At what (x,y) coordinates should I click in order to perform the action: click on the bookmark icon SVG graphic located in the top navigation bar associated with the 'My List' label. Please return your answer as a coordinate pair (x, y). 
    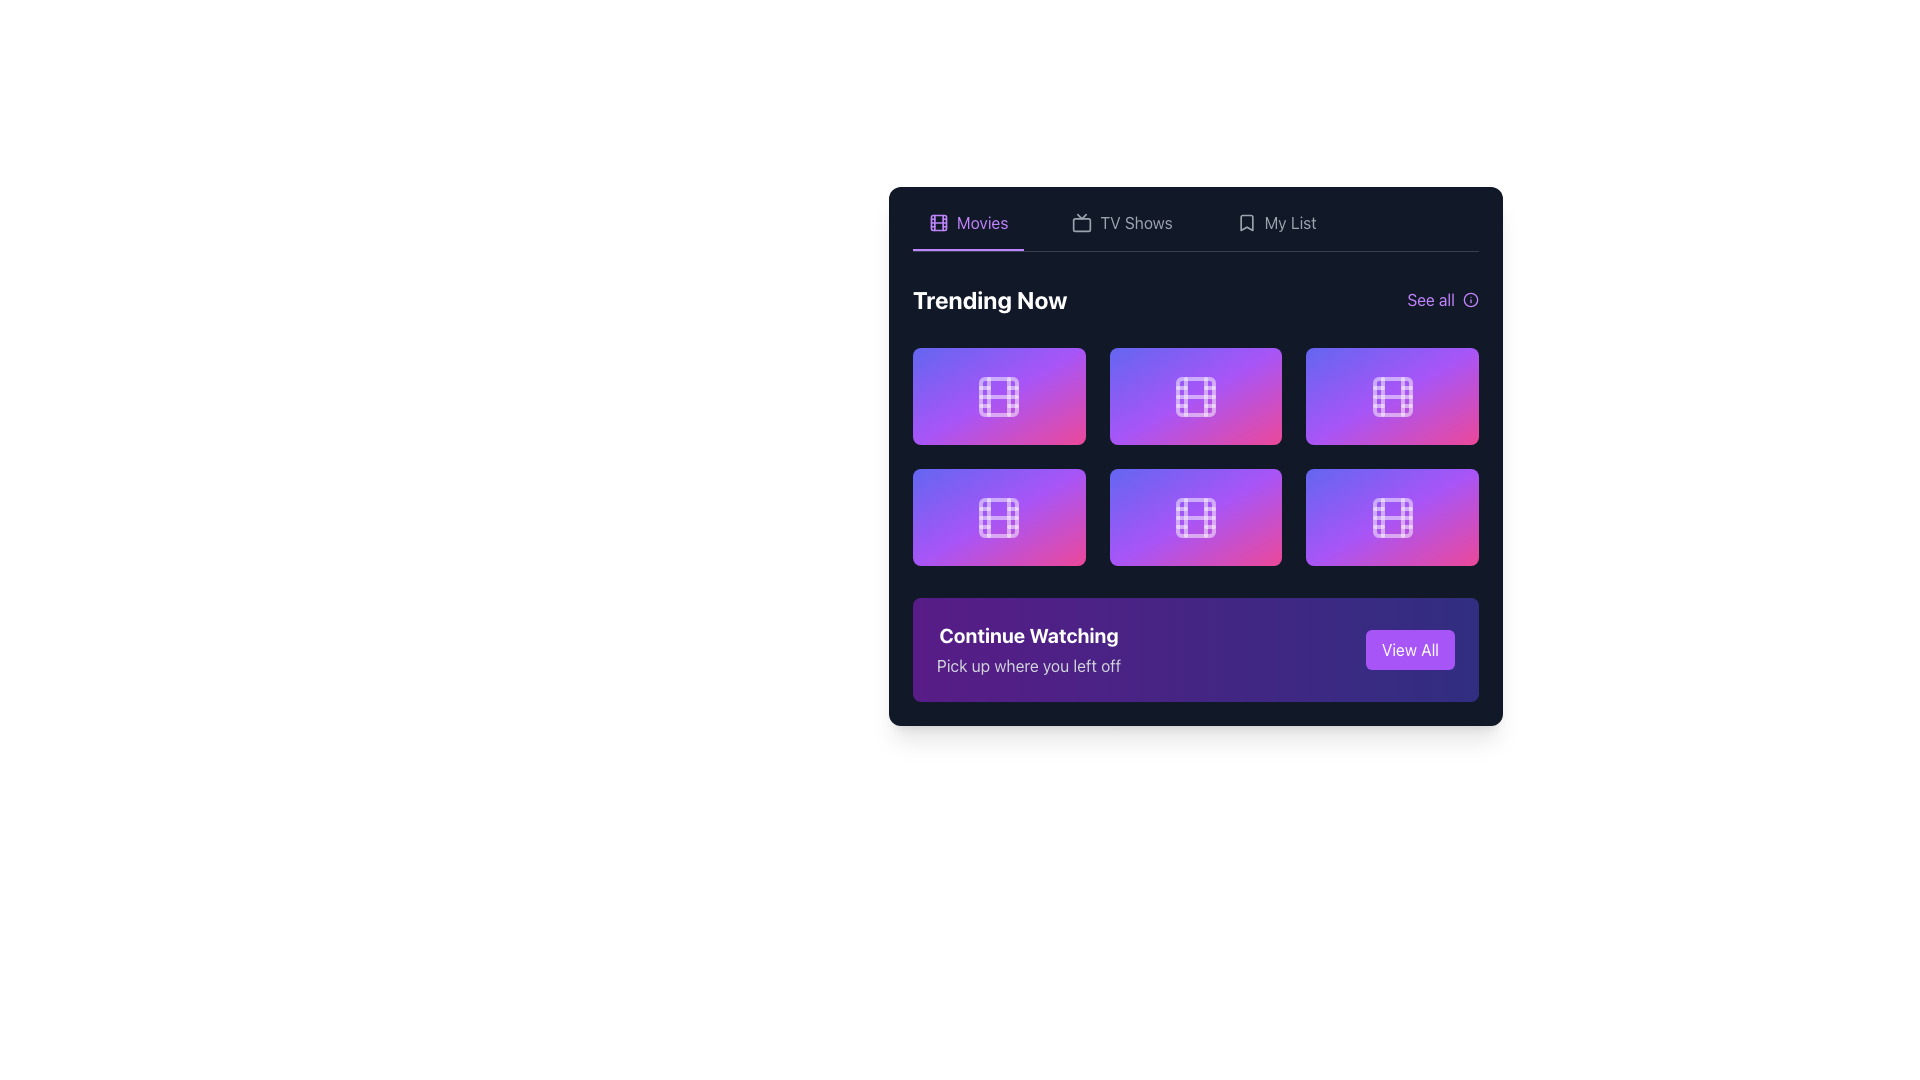
    Looking at the image, I should click on (1245, 223).